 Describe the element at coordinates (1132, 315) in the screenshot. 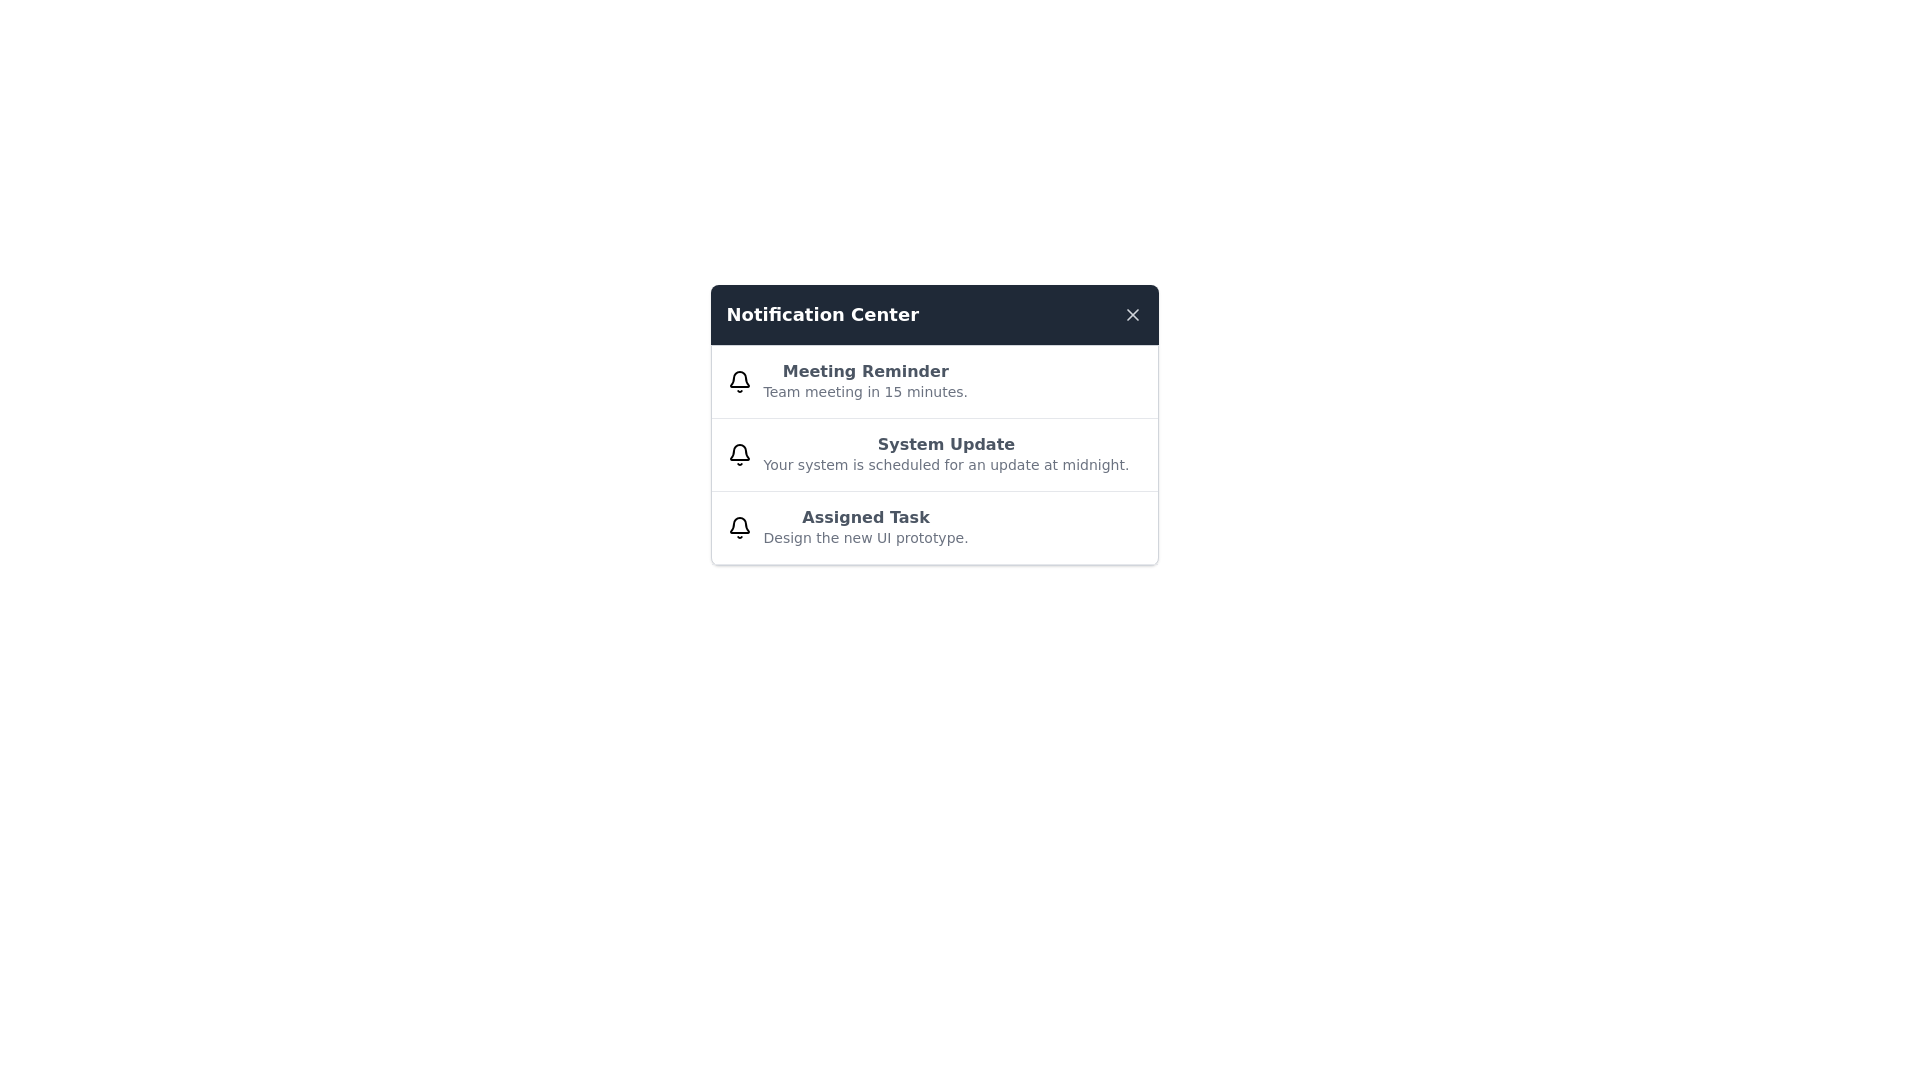

I see `the Close button represented by an 'X' shape located in the top-right corner of the Notification Center` at that location.